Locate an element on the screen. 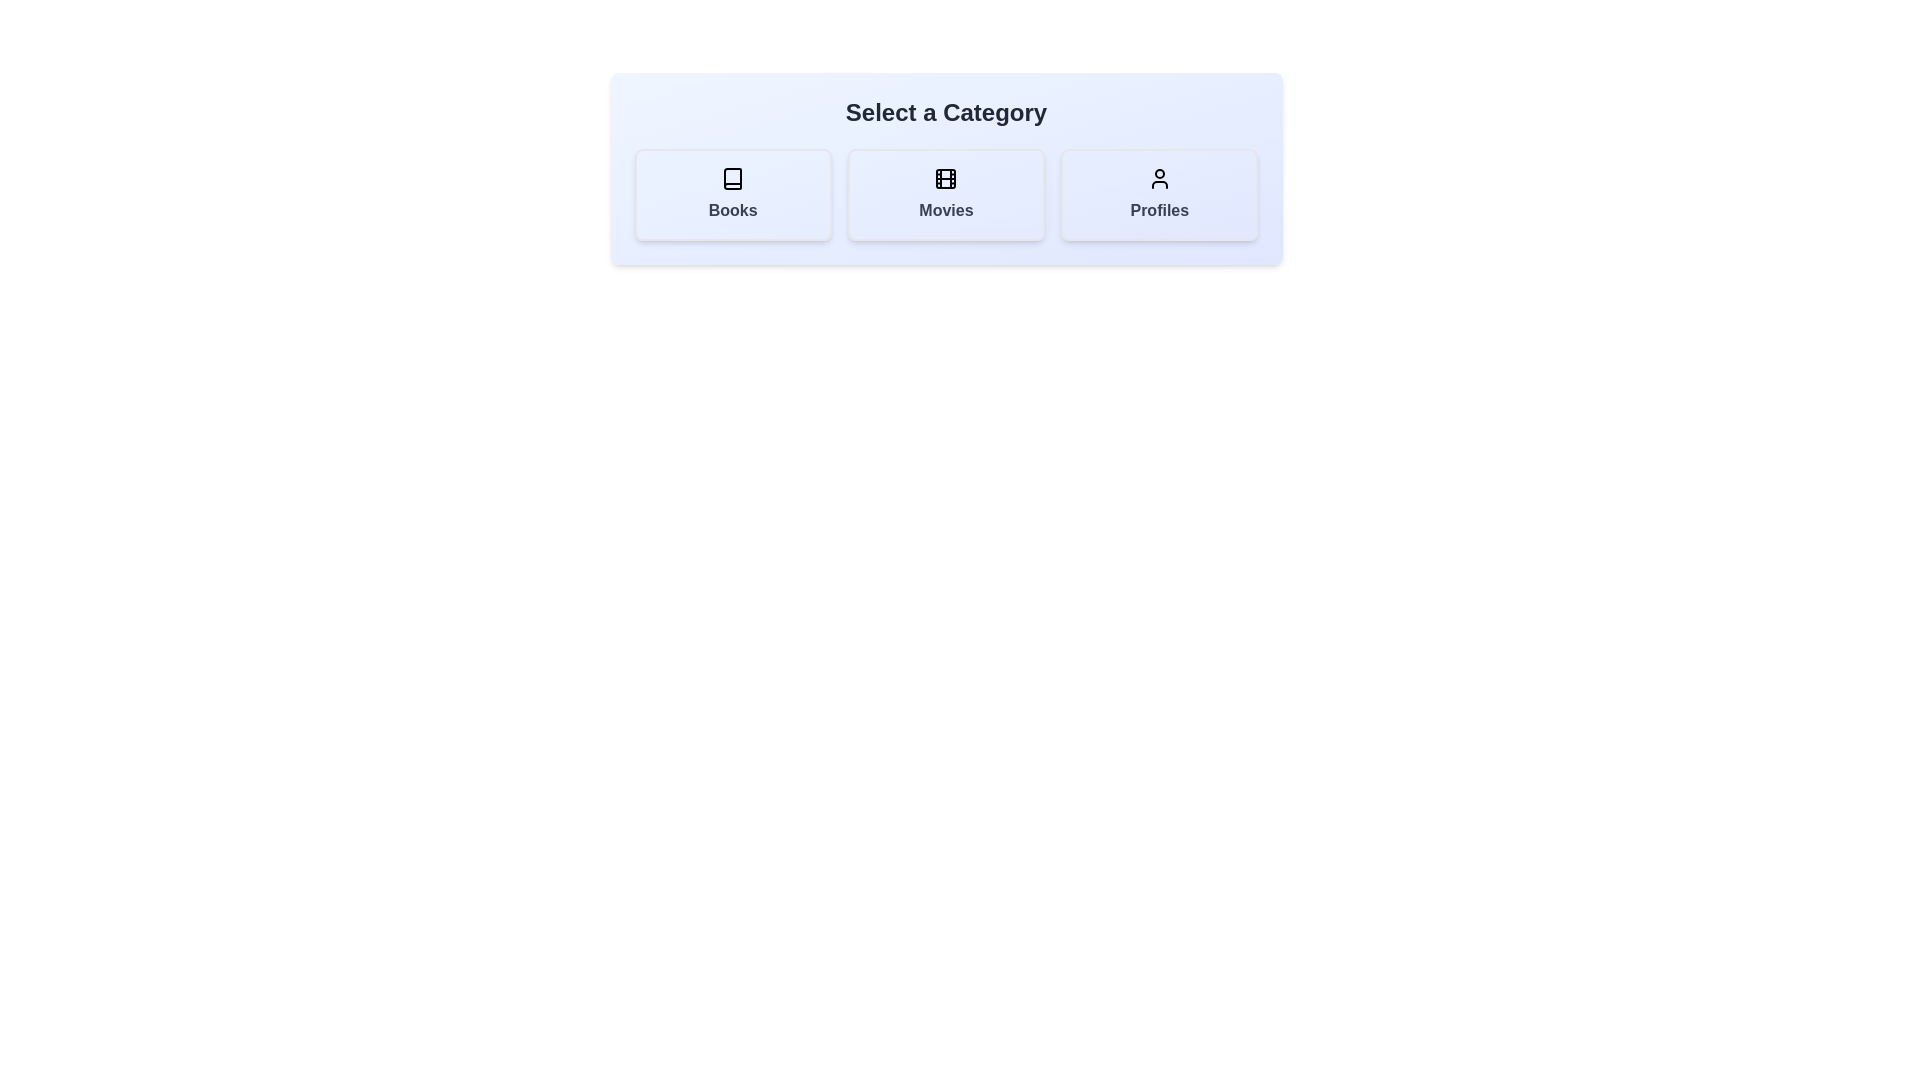 This screenshot has height=1080, width=1920. the category Movies by clicking on it is located at coordinates (944, 195).